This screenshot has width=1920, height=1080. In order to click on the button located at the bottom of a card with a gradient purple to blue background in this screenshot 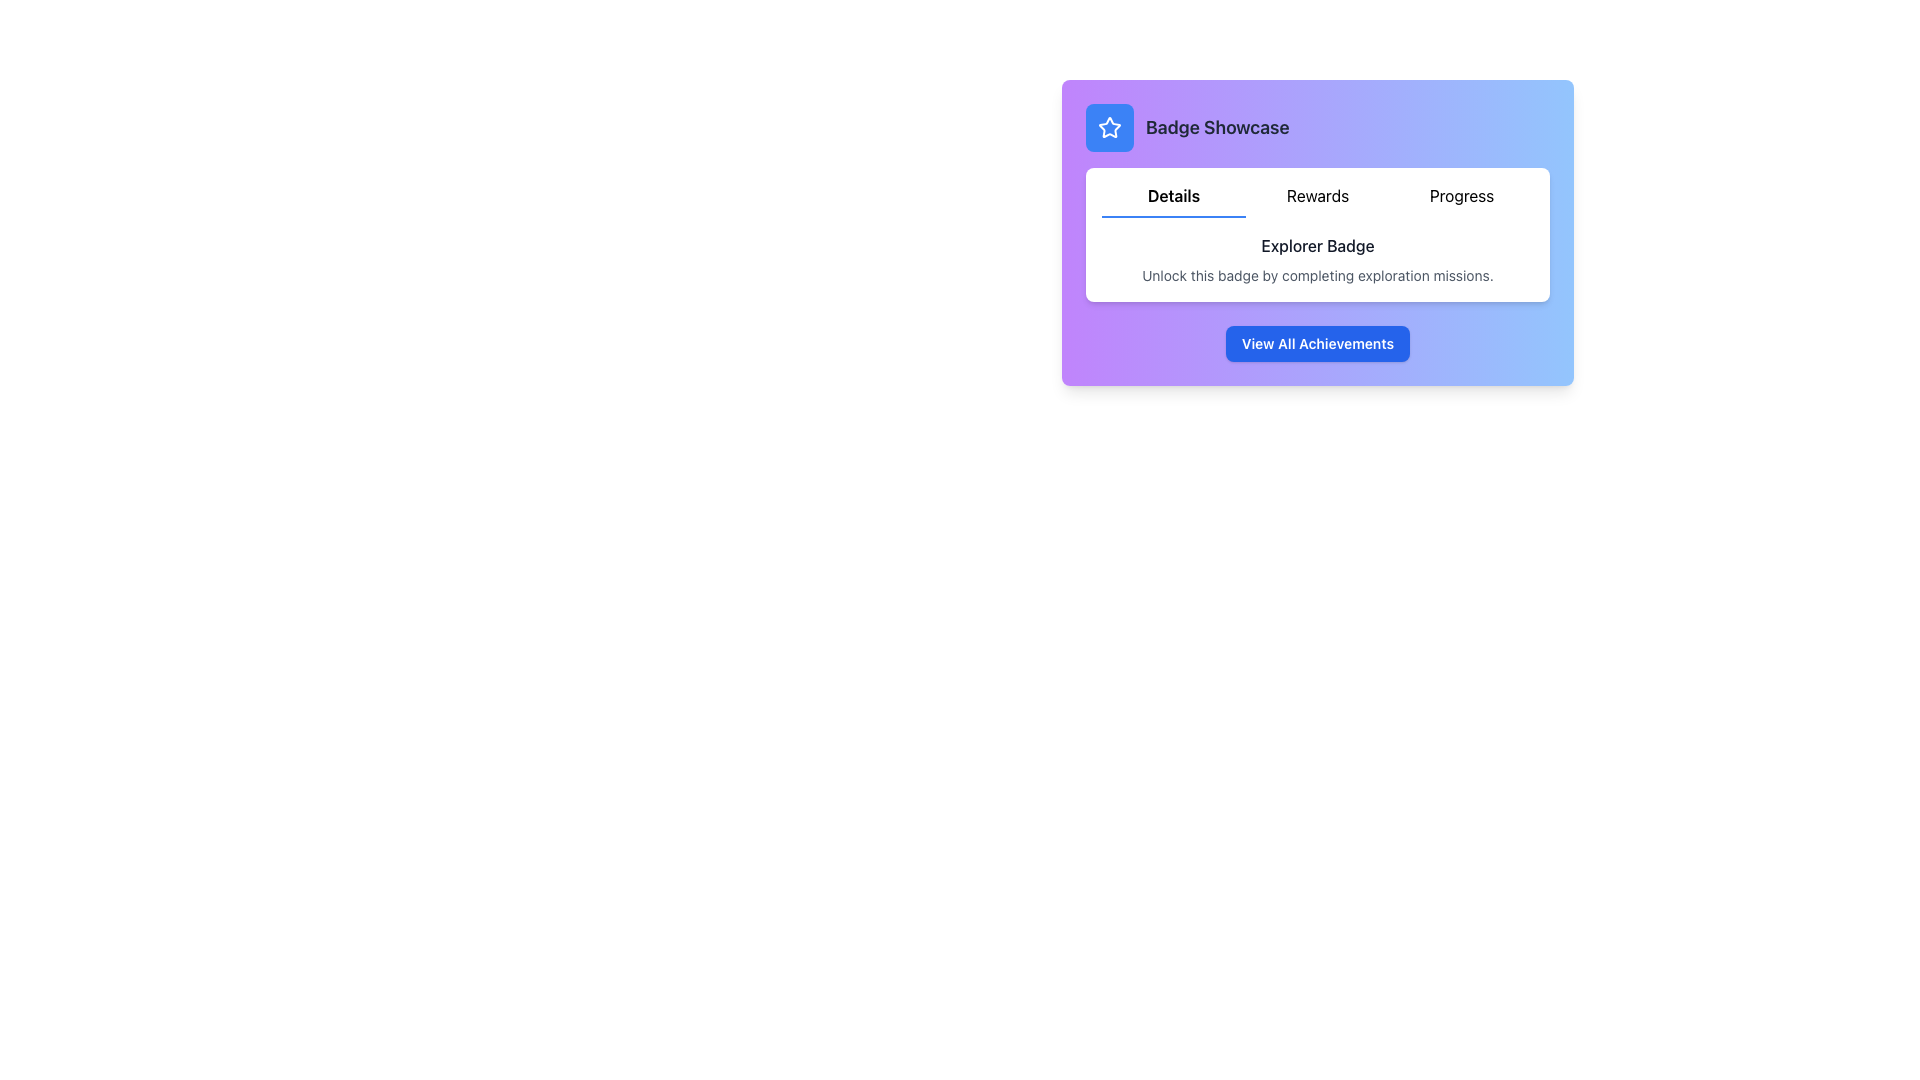, I will do `click(1318, 342)`.